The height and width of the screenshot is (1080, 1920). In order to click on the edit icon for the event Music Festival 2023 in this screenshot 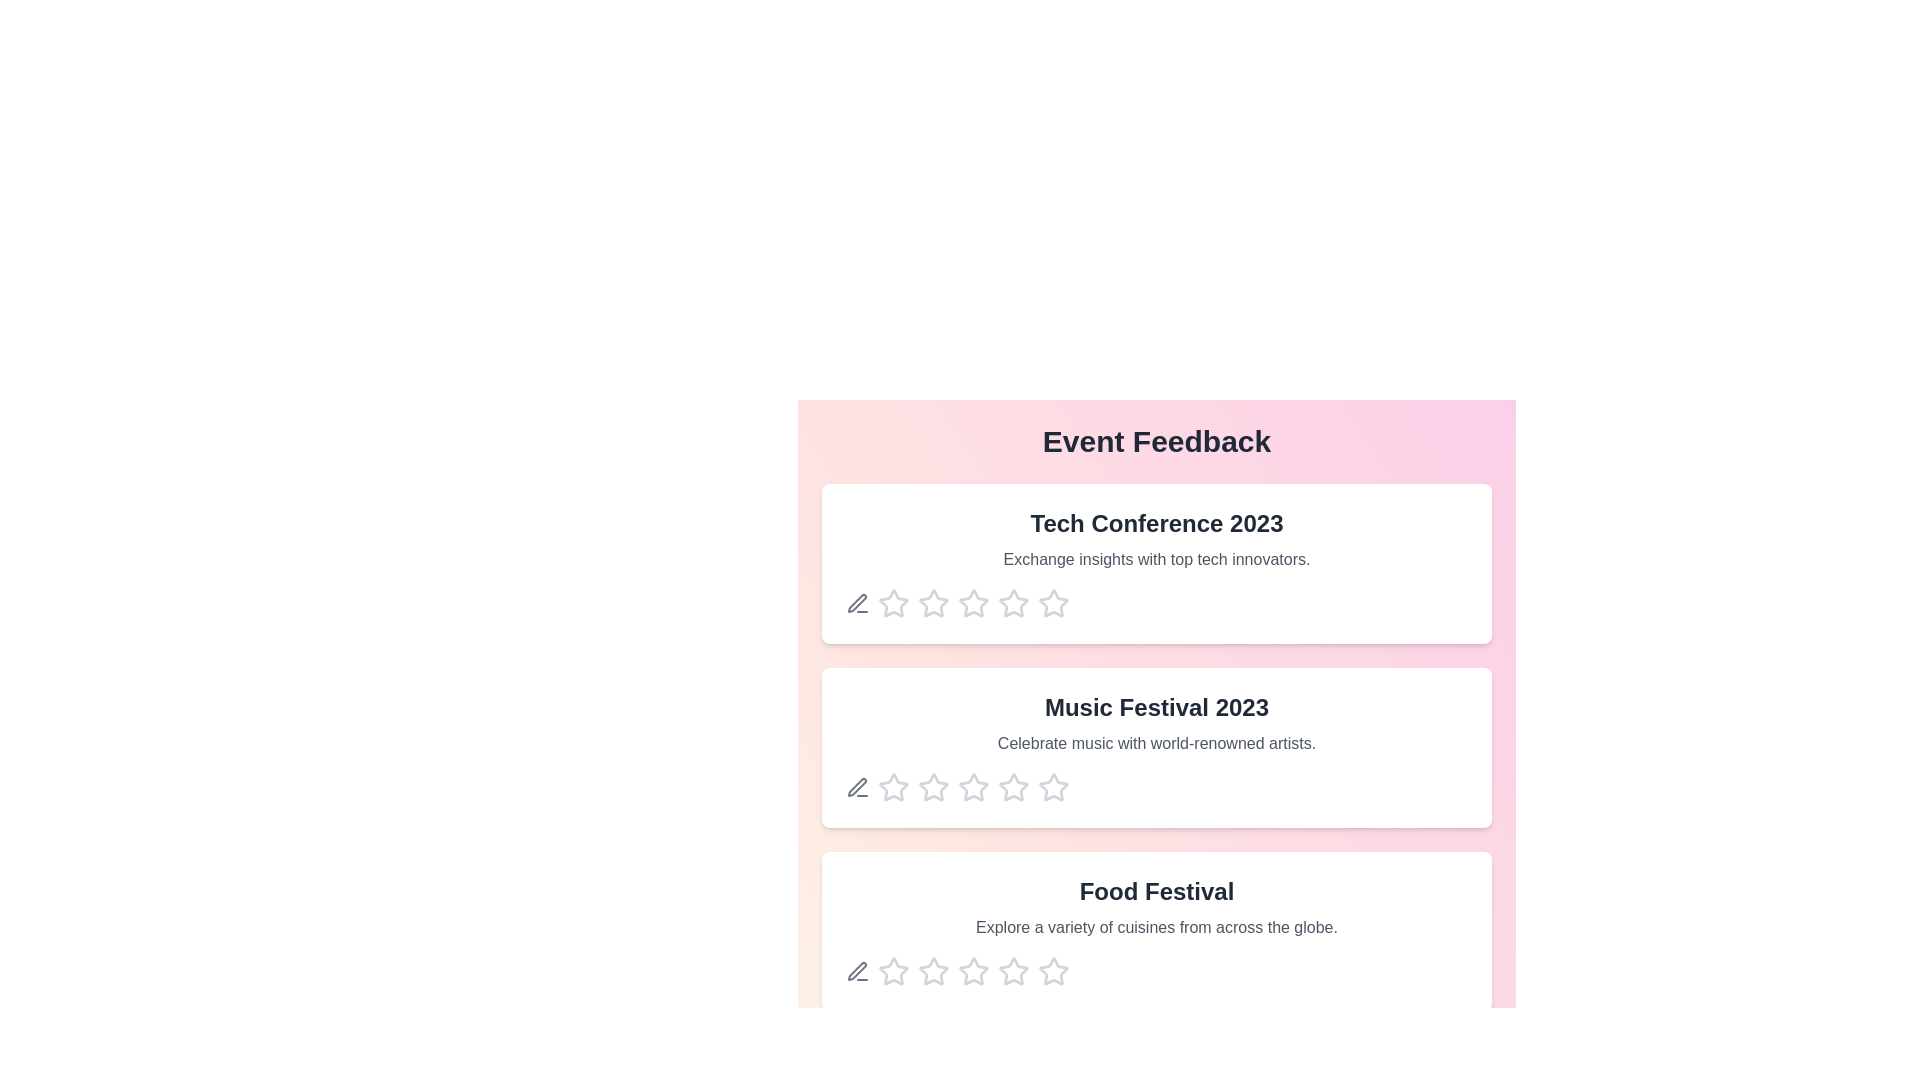, I will do `click(858, 786)`.